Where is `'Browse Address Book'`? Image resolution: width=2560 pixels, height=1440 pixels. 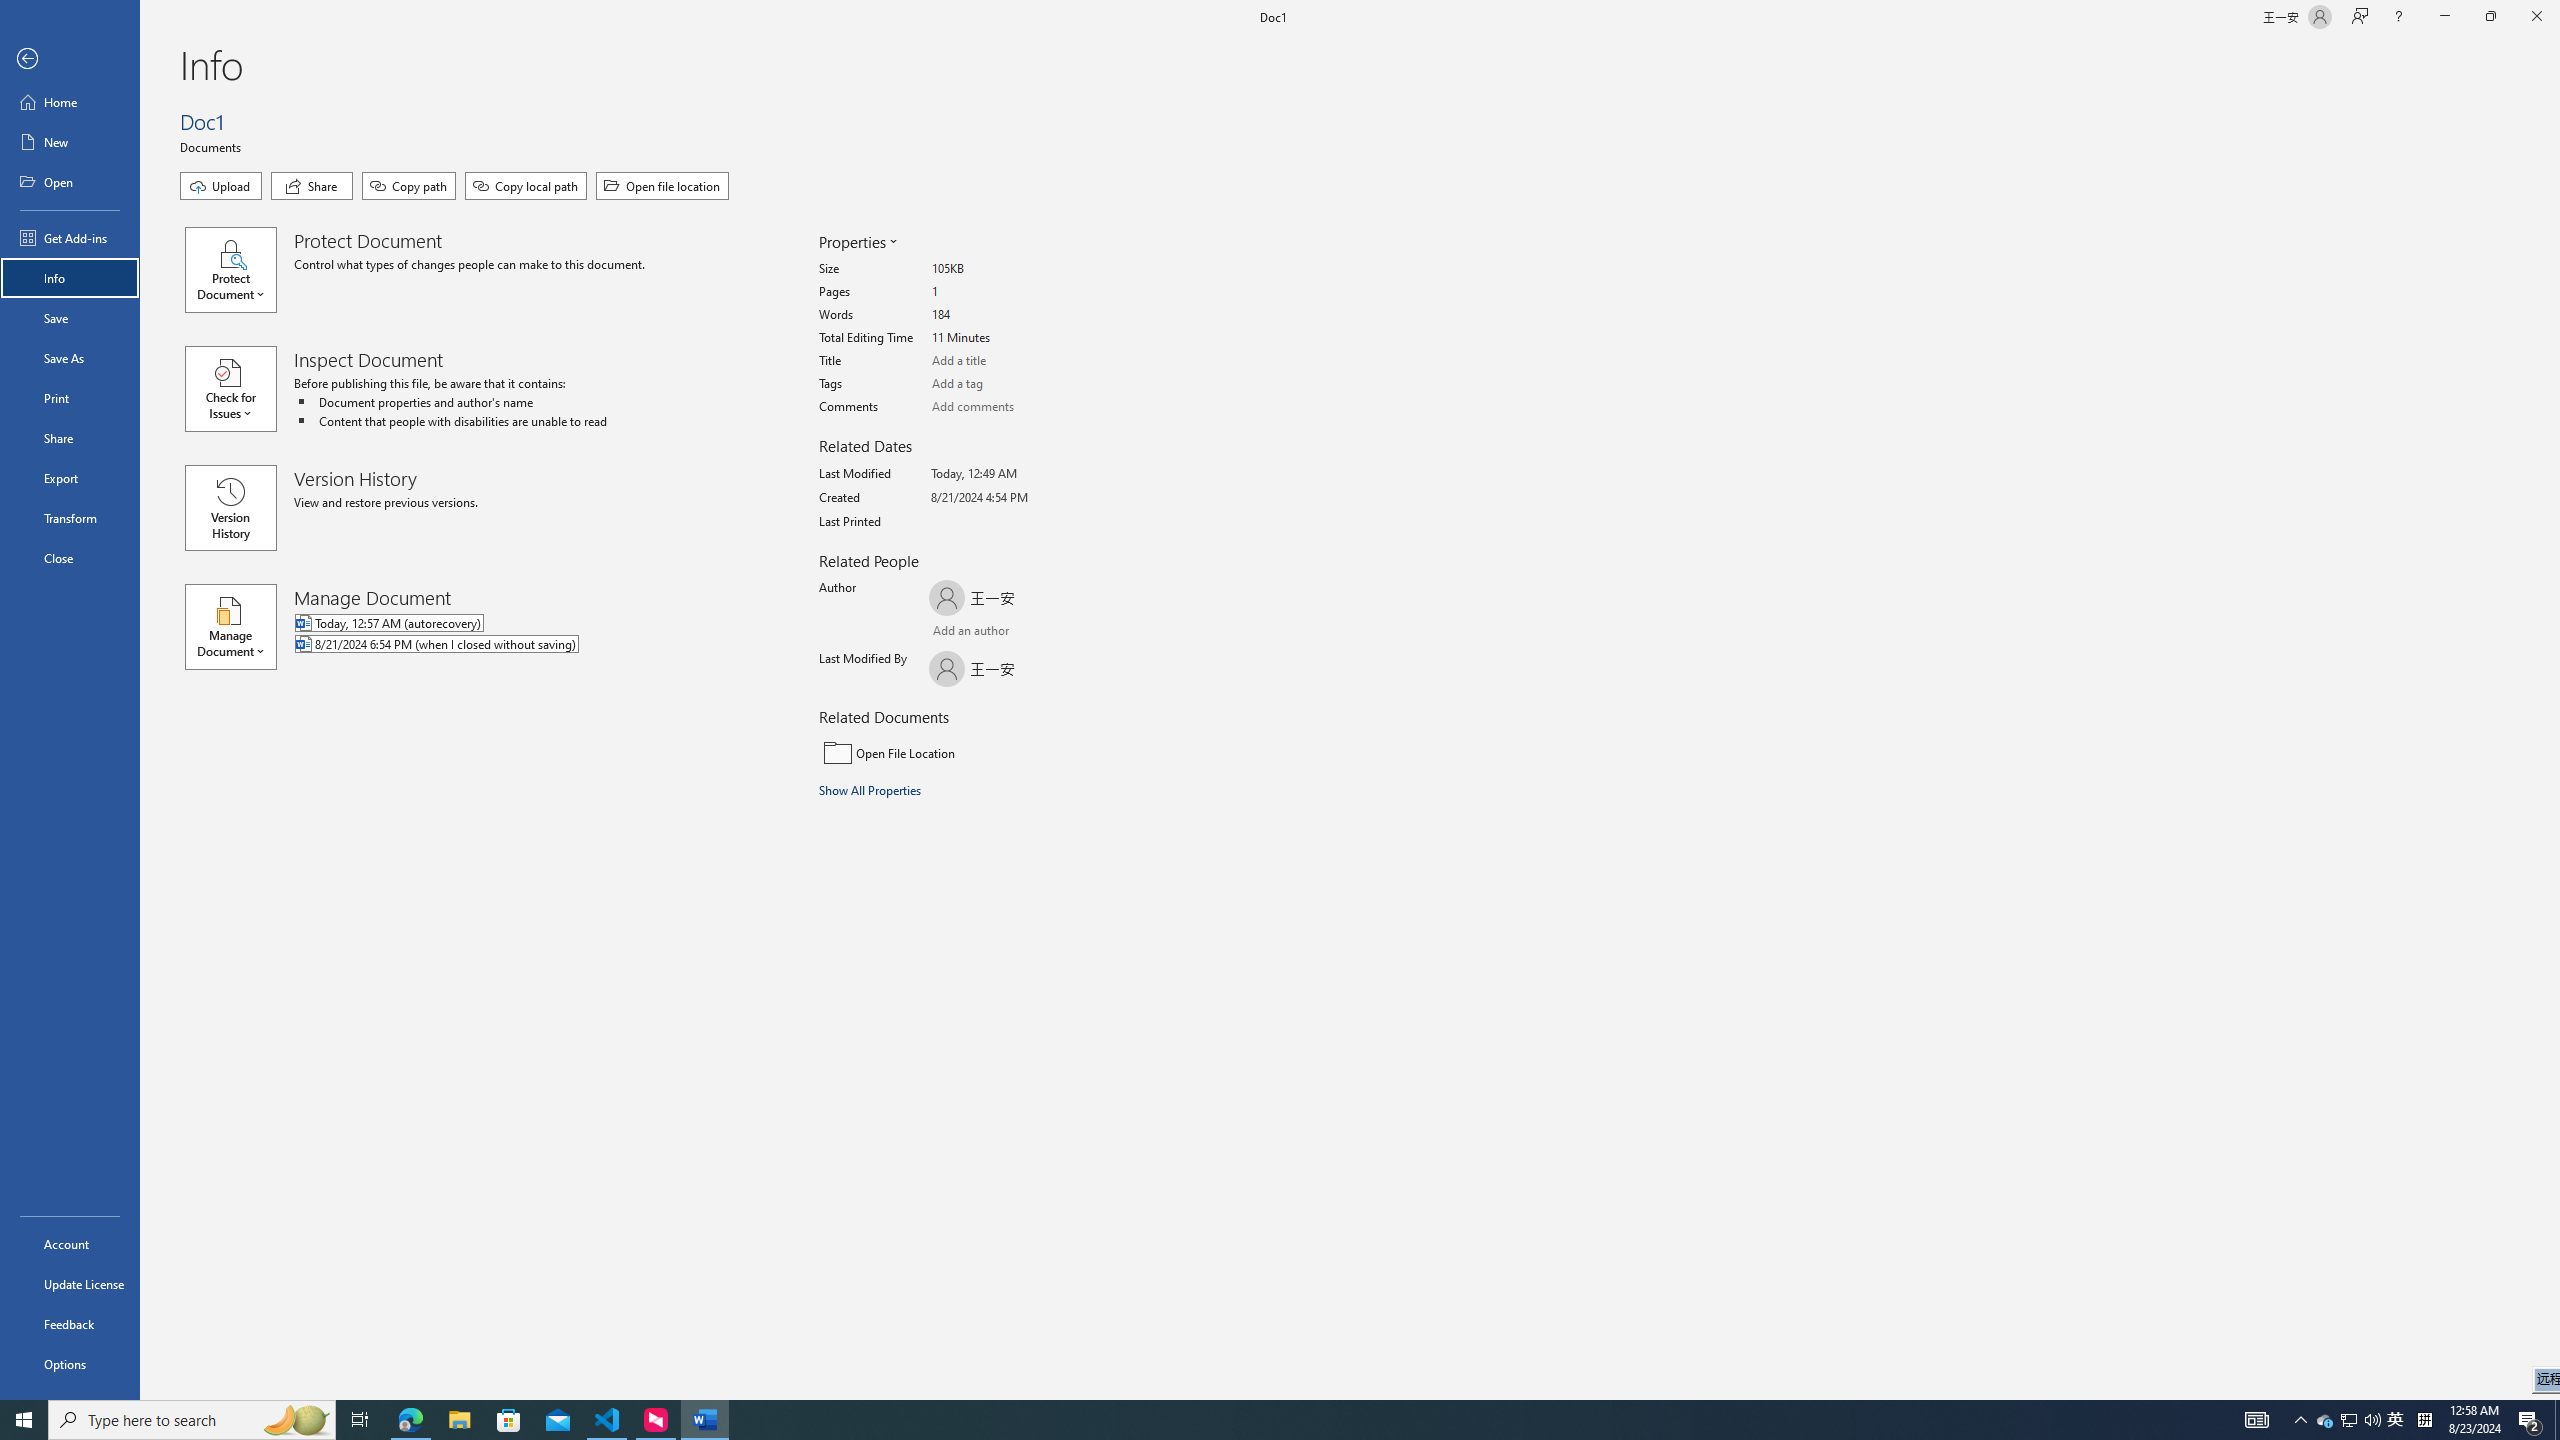
'Browse Address Book' is located at coordinates (1047, 631).